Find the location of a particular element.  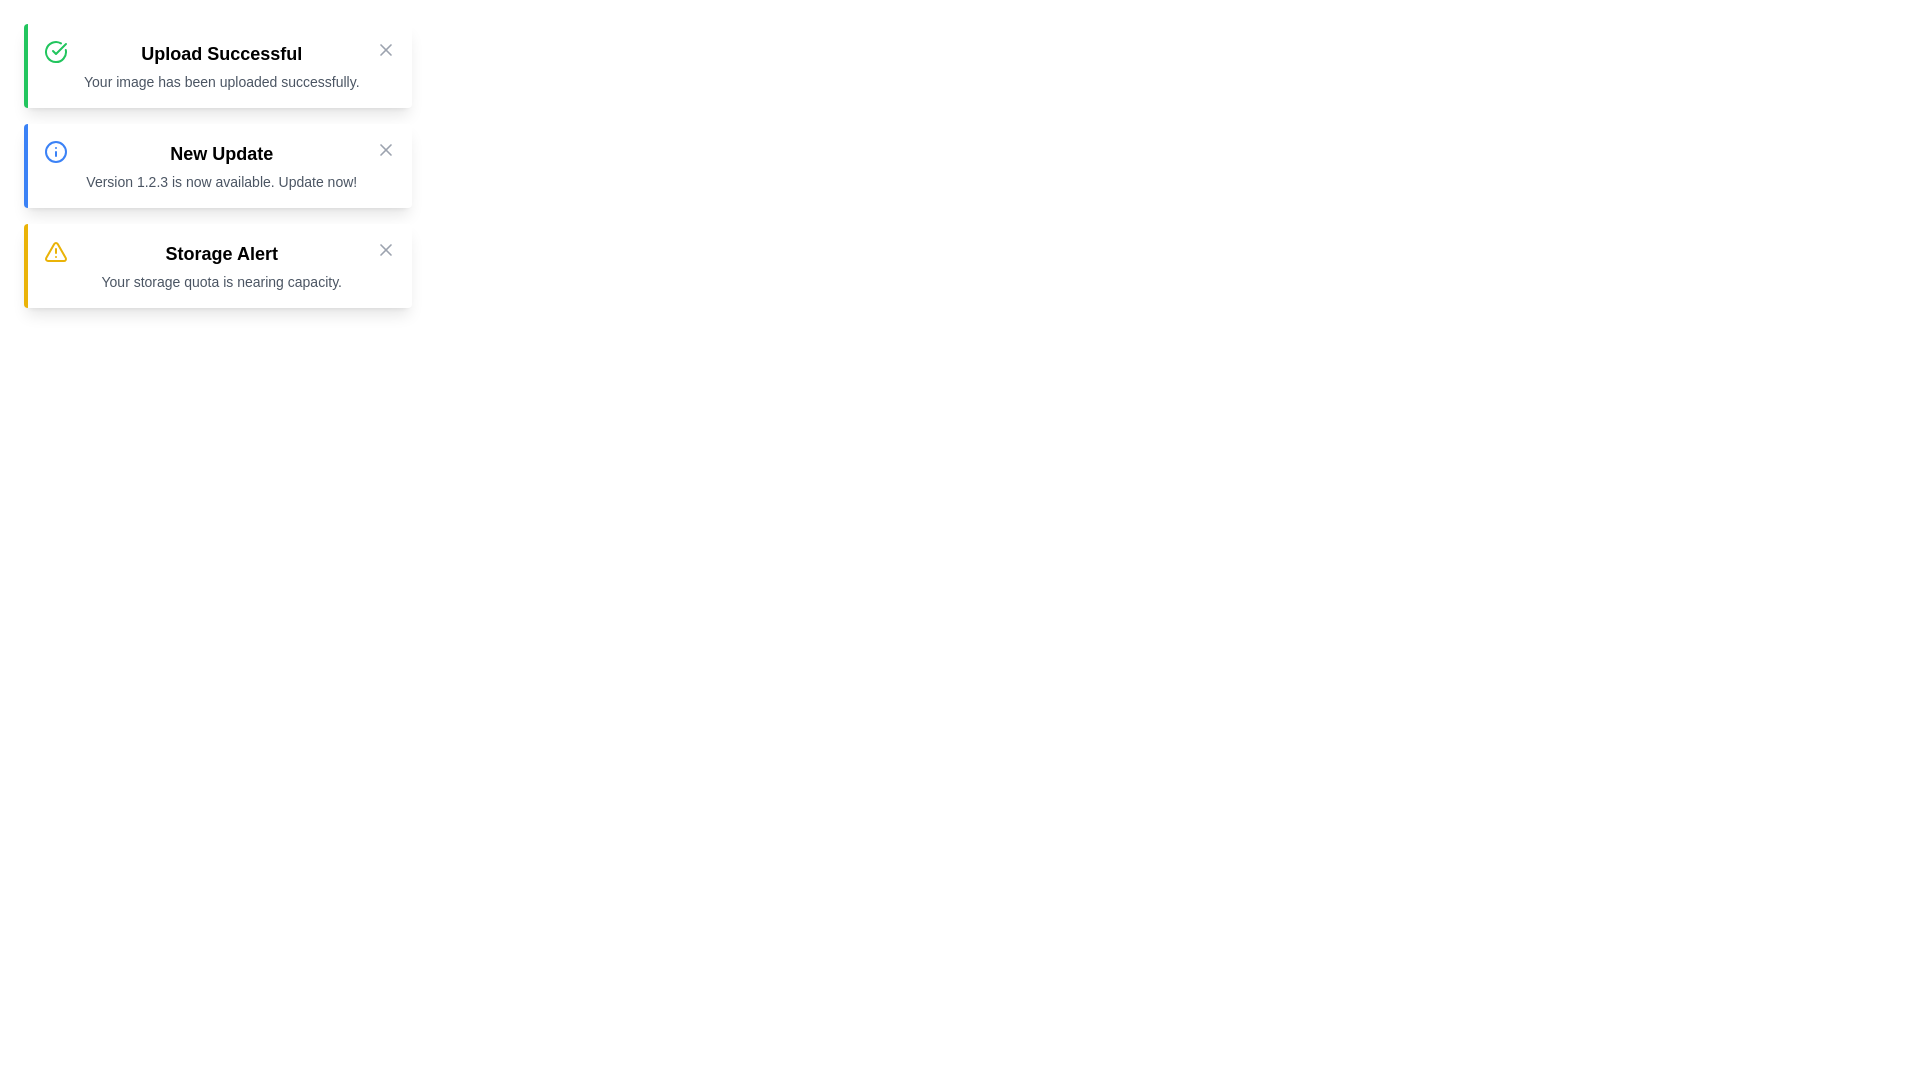

the notification titled 'Upload Successful' to observe the hover effect is located at coordinates (217, 64).